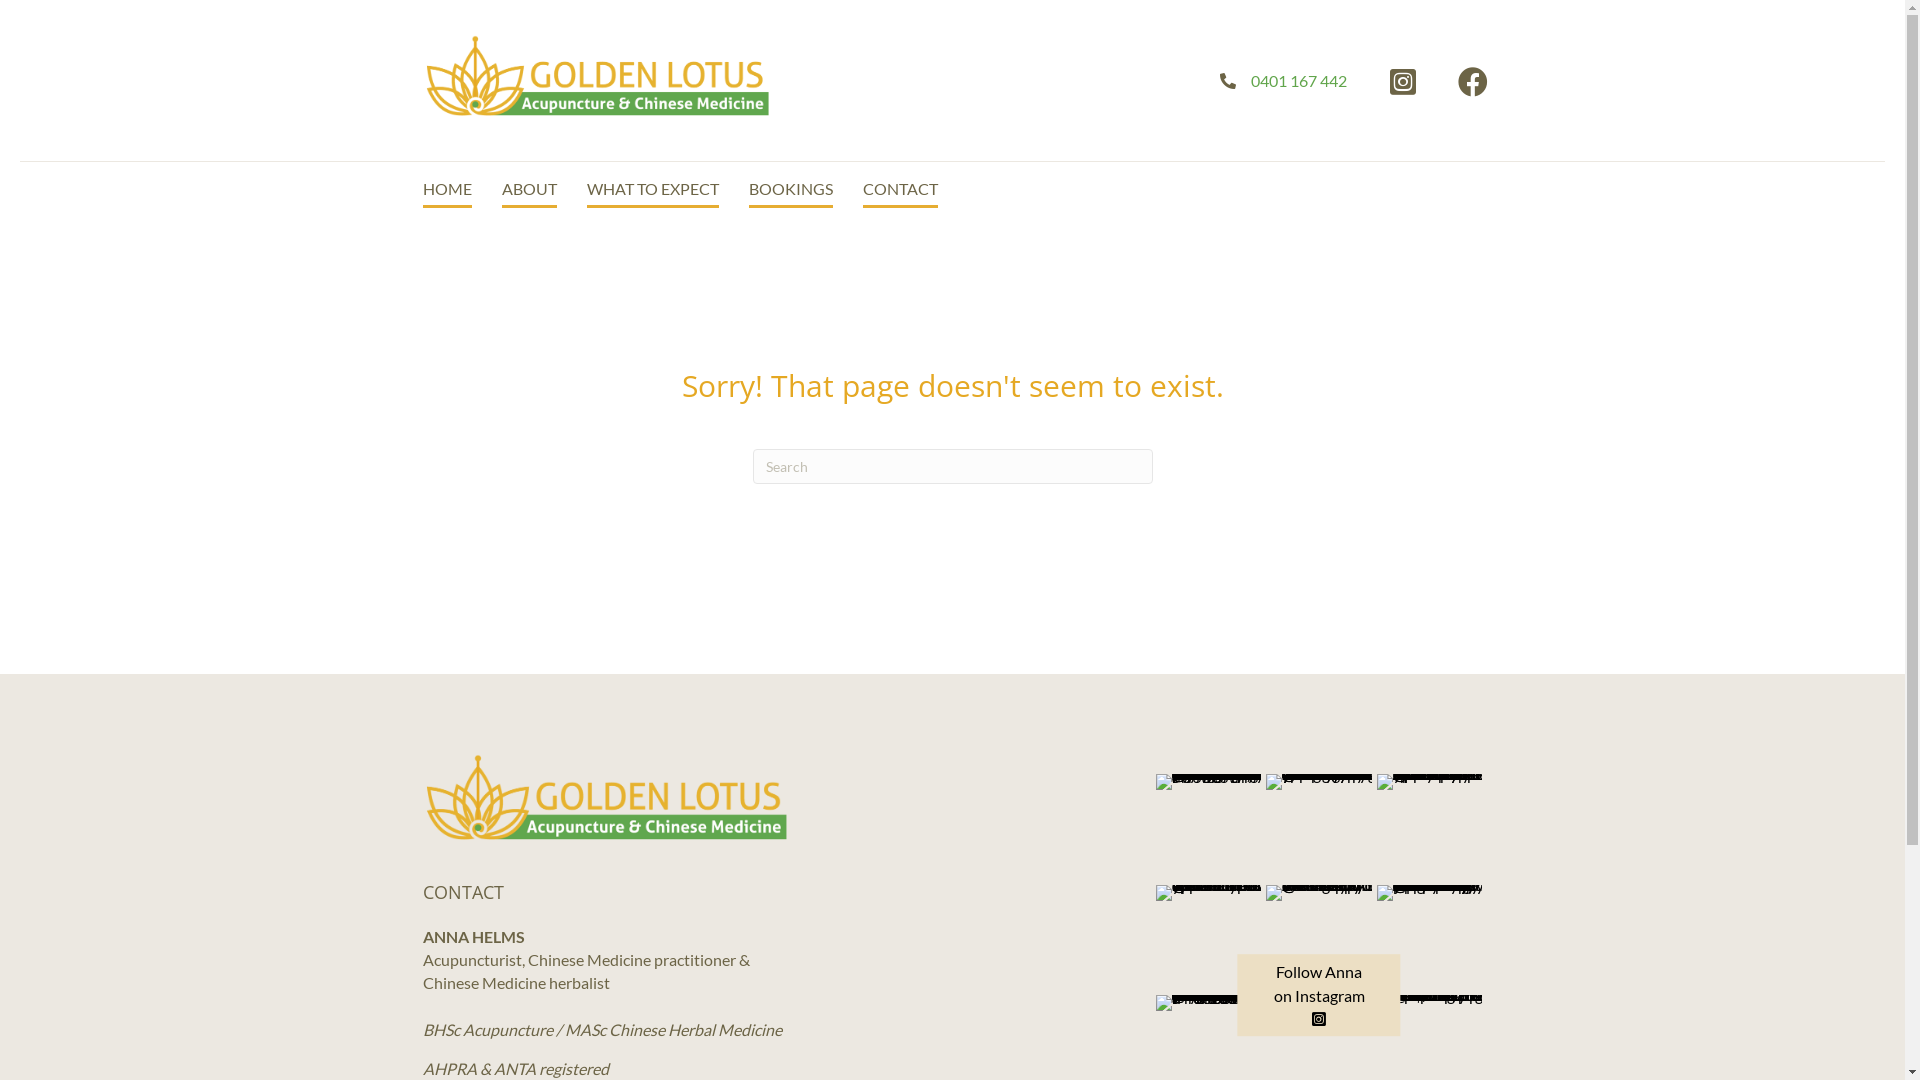 The image size is (1920, 1080). Describe the element at coordinates (604, 795) in the screenshot. I see `'GoldenLotus_Logo_2023'` at that location.